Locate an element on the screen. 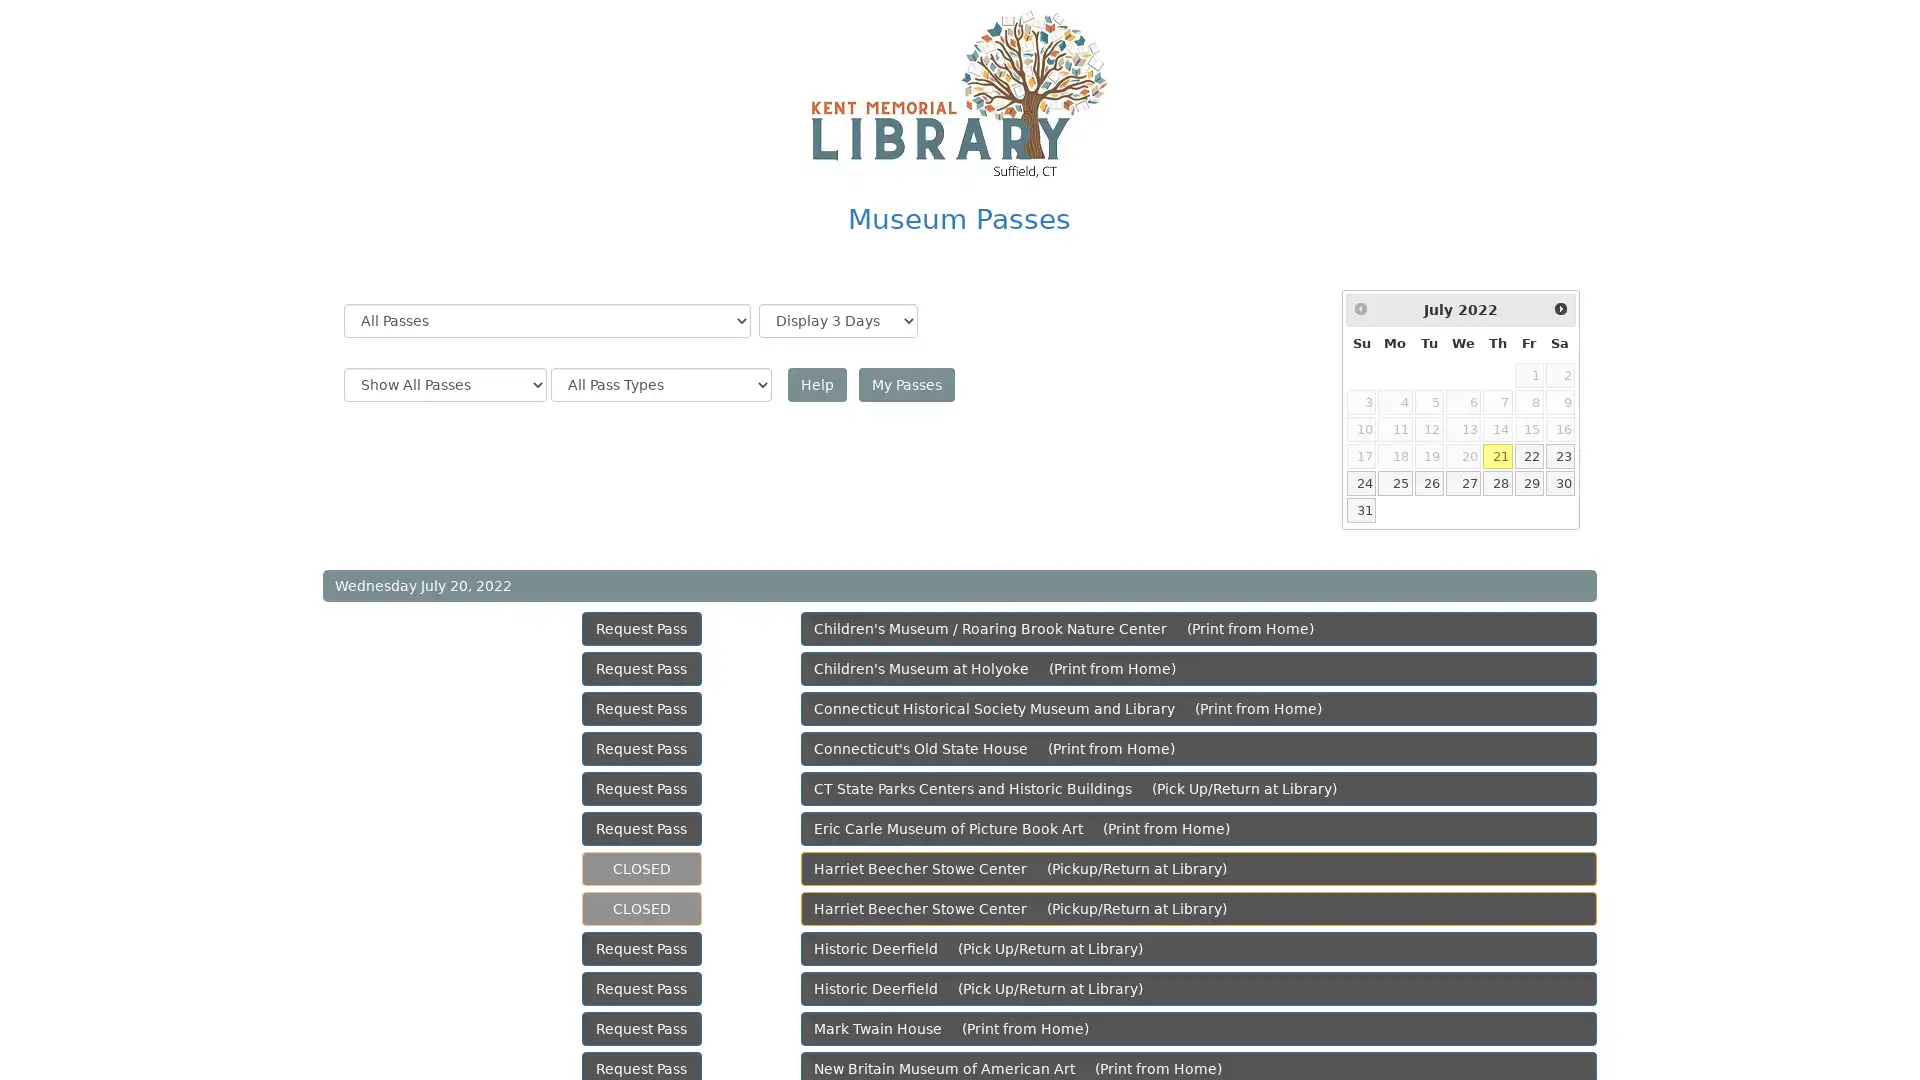 The image size is (1920, 1080). Request Pass is located at coordinates (641, 987).